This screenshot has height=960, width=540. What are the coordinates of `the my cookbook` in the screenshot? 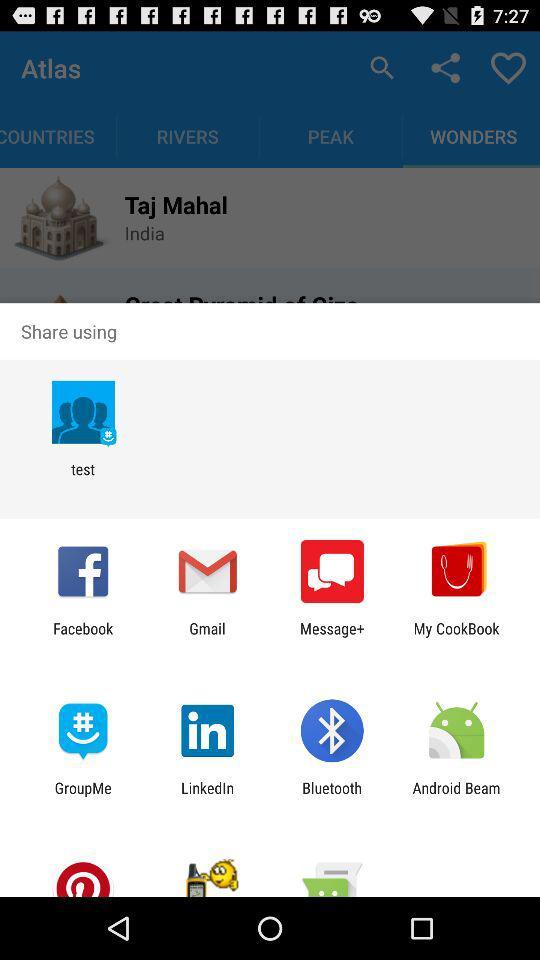 It's located at (456, 636).